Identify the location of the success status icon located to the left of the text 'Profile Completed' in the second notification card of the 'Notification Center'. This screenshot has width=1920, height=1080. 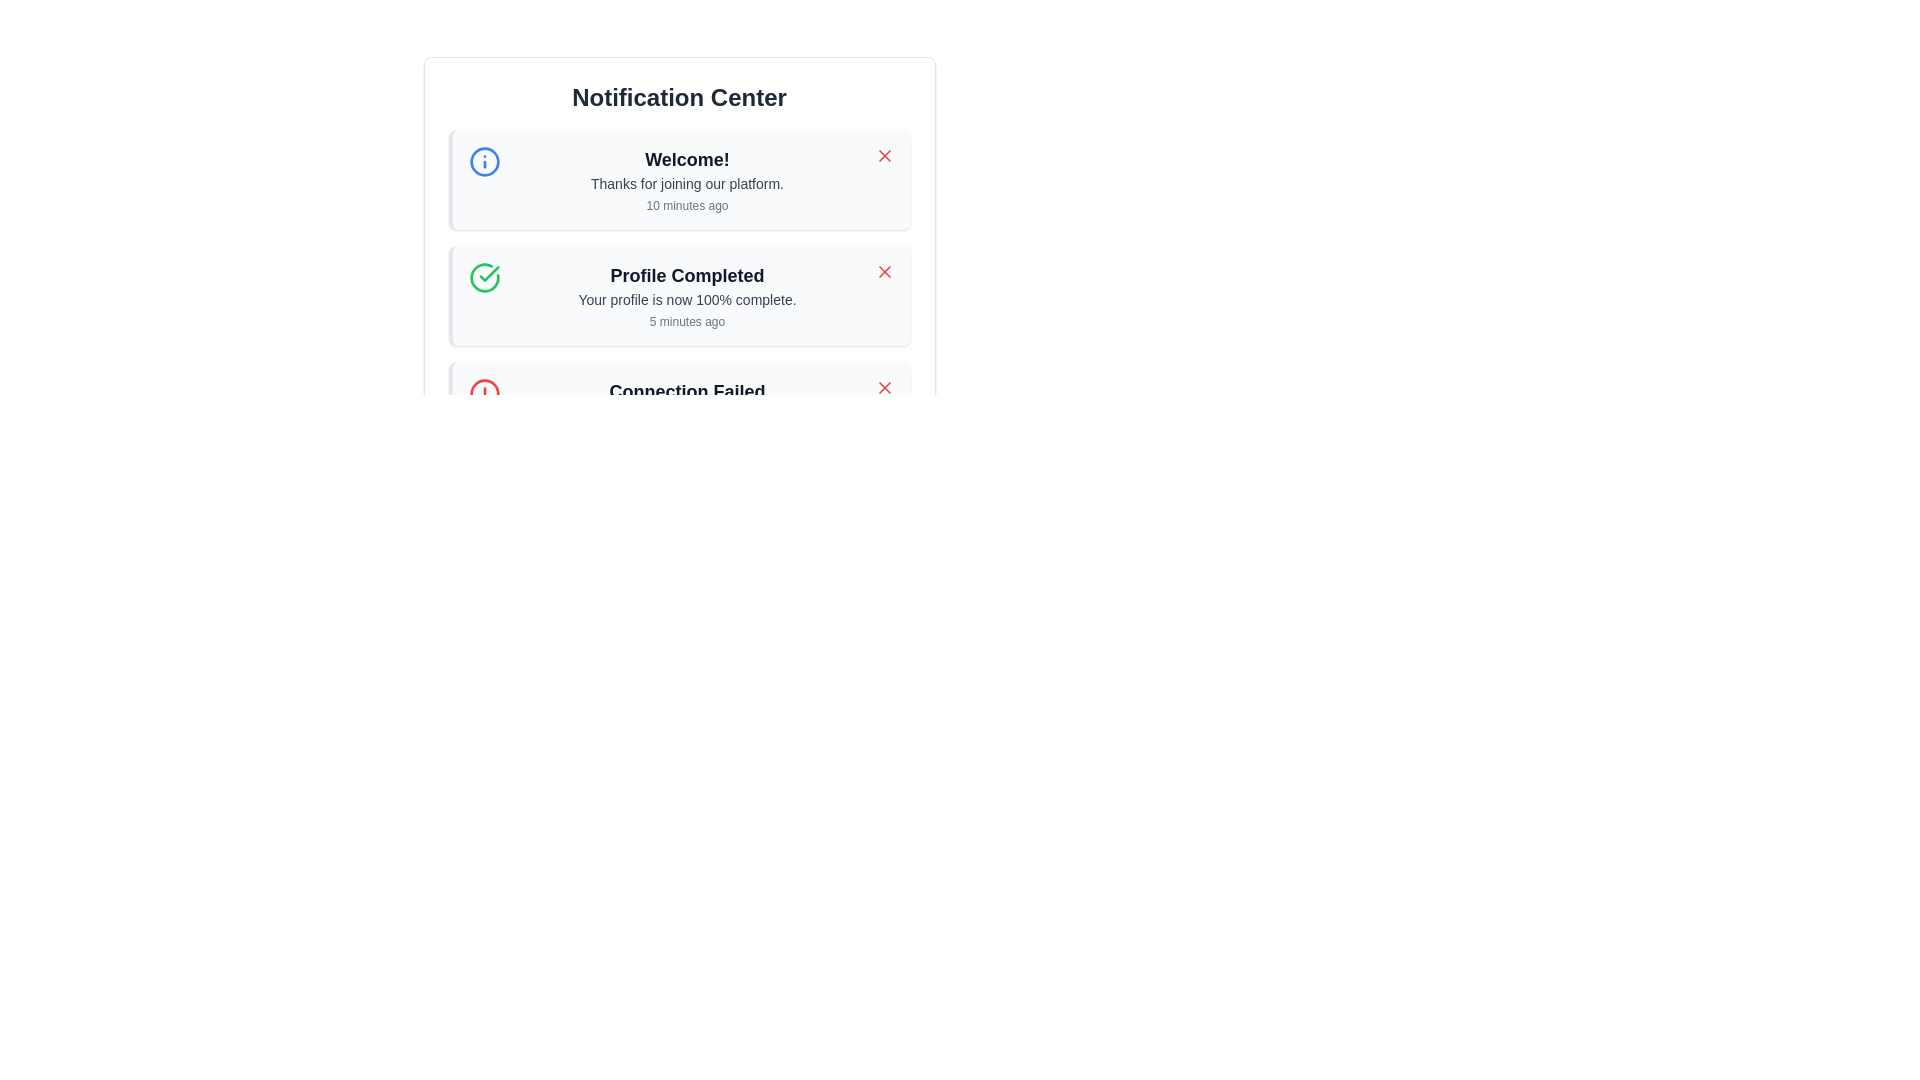
(484, 277).